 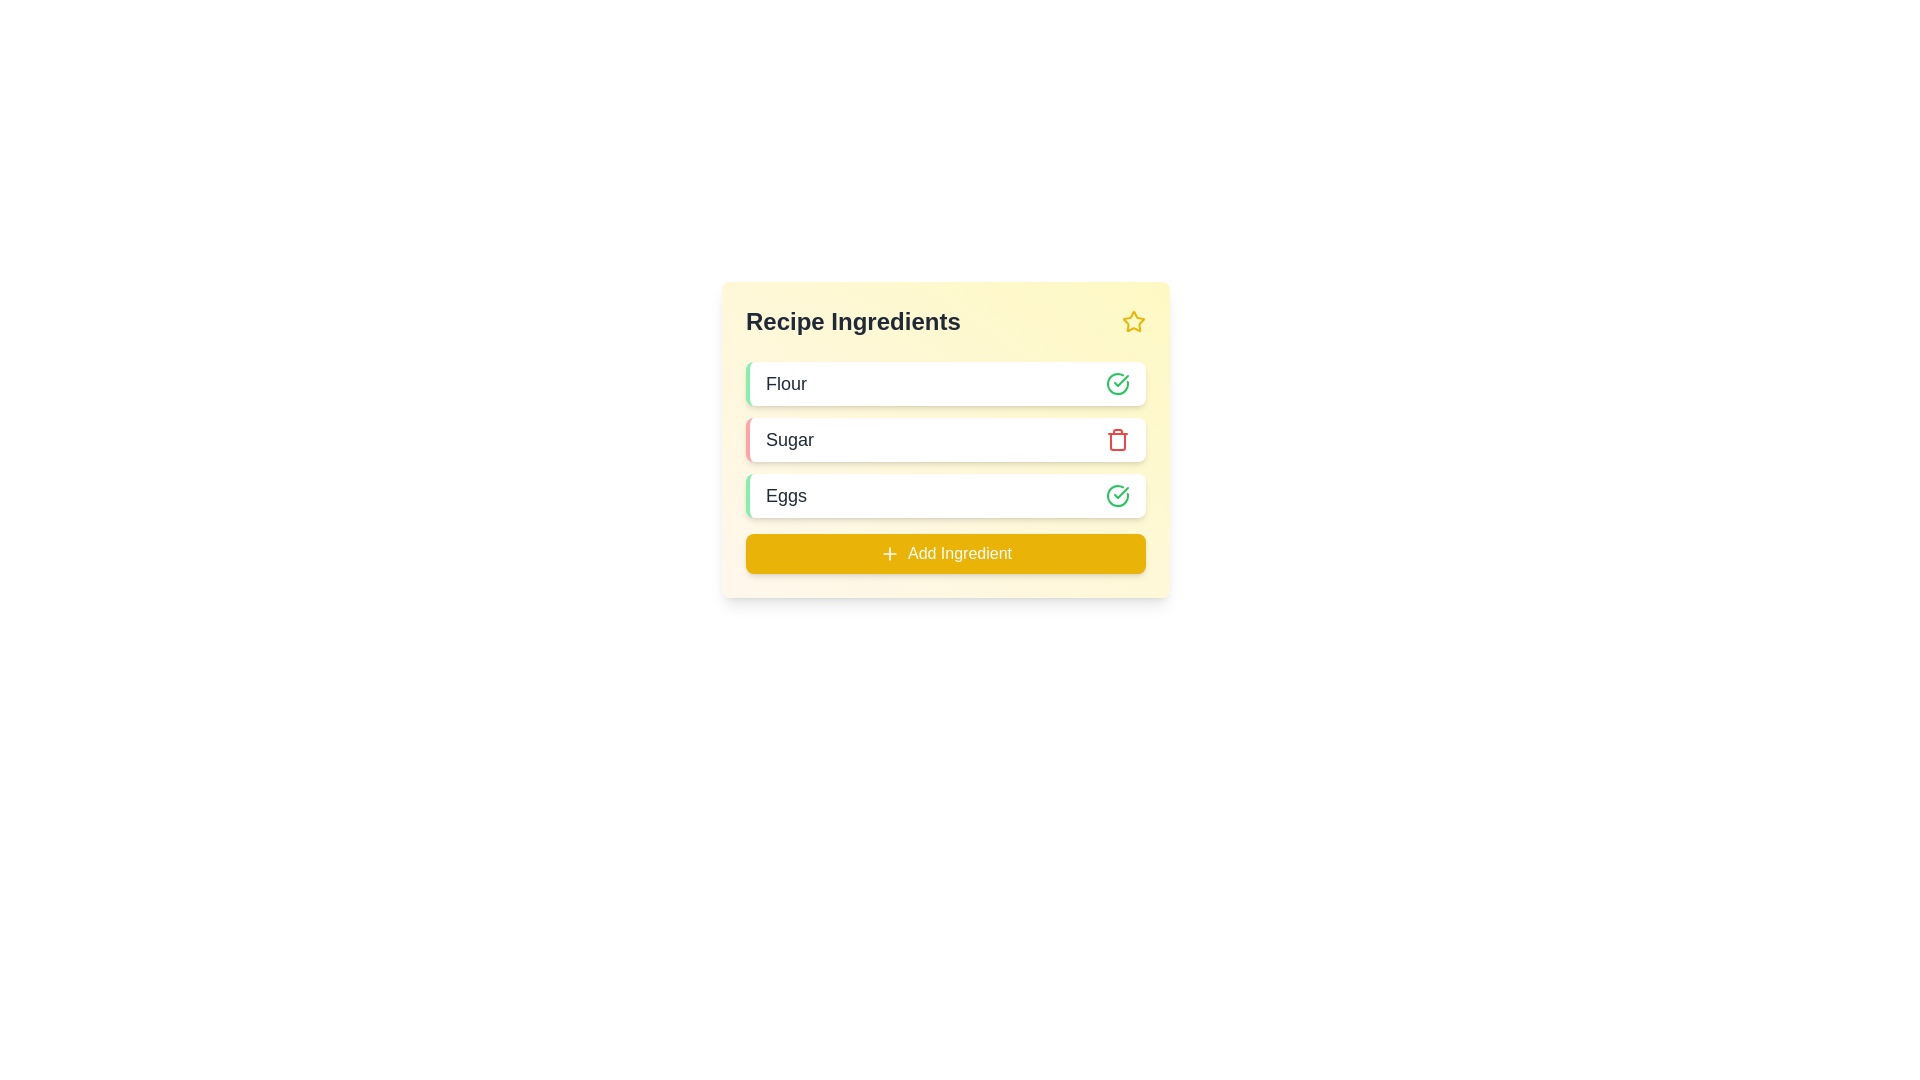 I want to click on the 'Add Ingredient' button to add a new ingredient to the list, so click(x=944, y=554).